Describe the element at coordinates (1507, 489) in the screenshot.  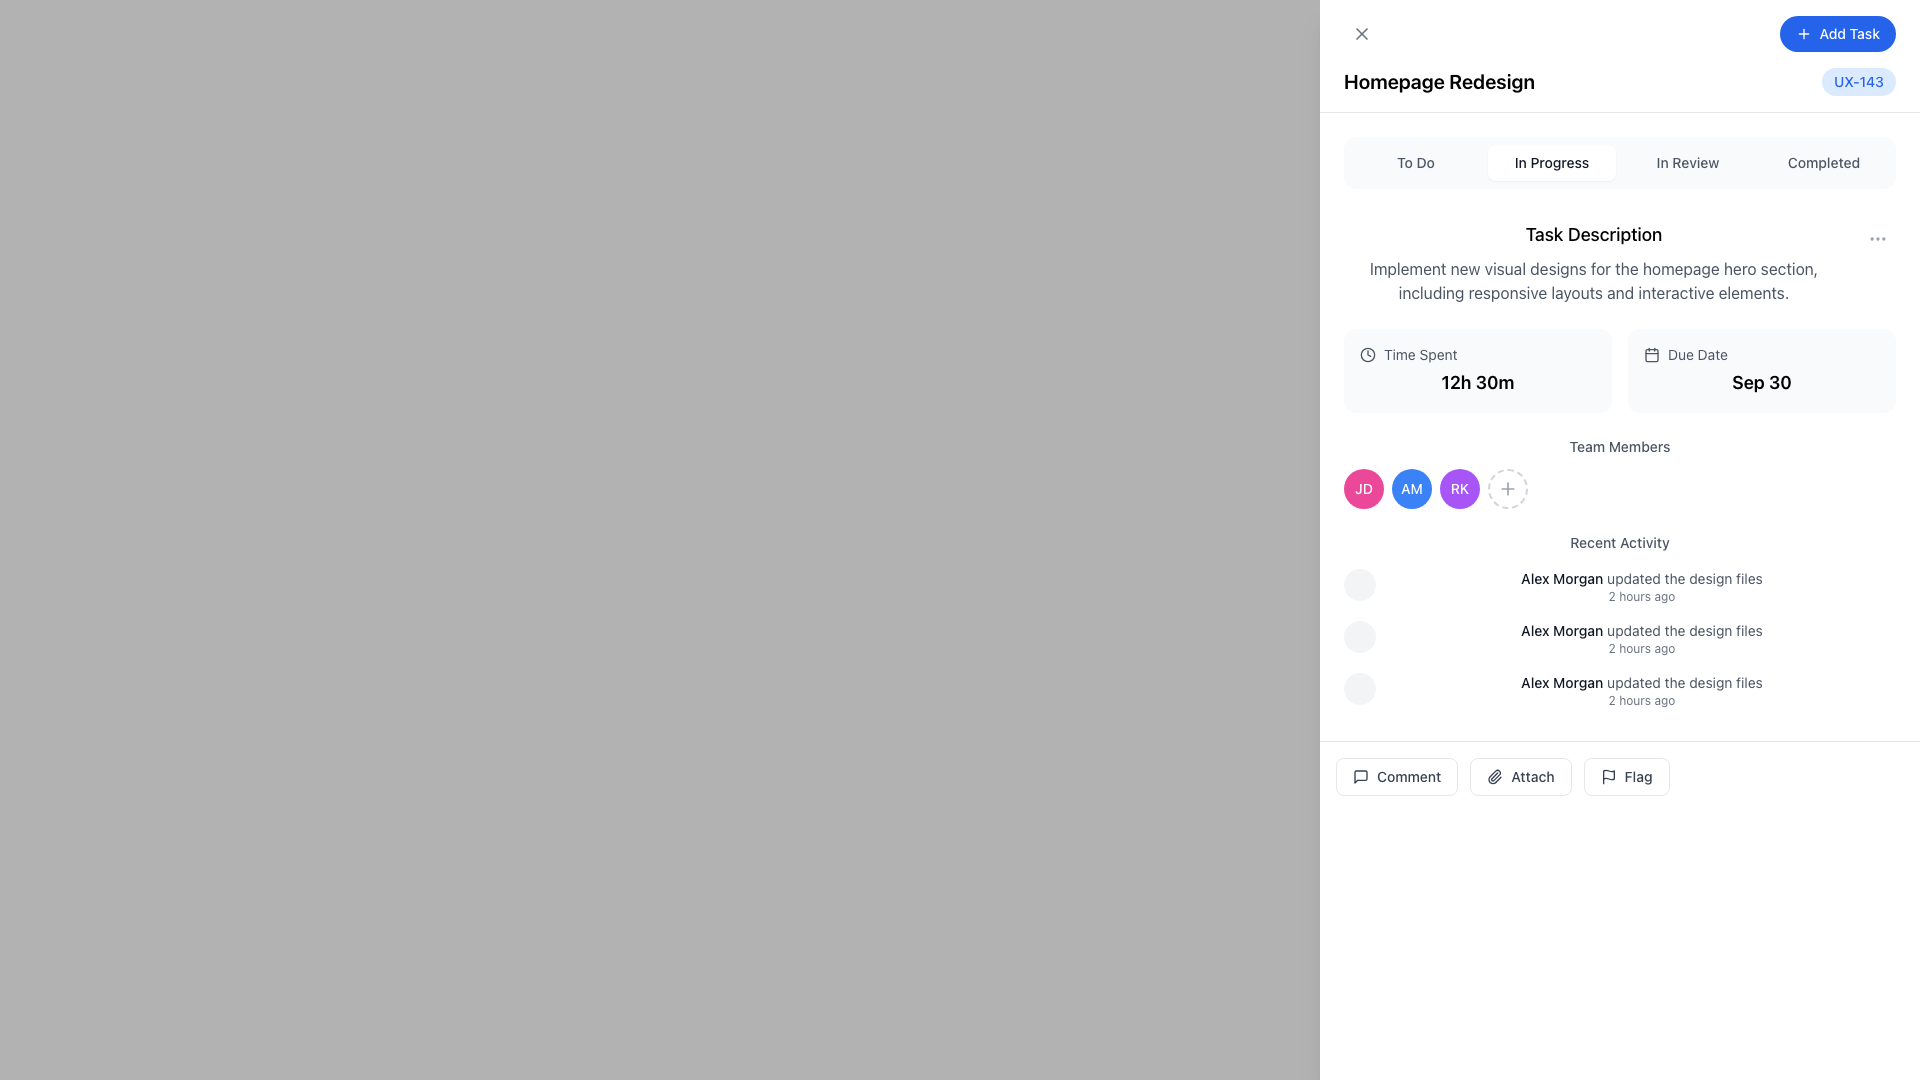
I see `the fourth circular button with a dashed gray border and a plus icon in the 'Team Members' section, located next to the purple avatar with 'RK' to change its appearance` at that location.